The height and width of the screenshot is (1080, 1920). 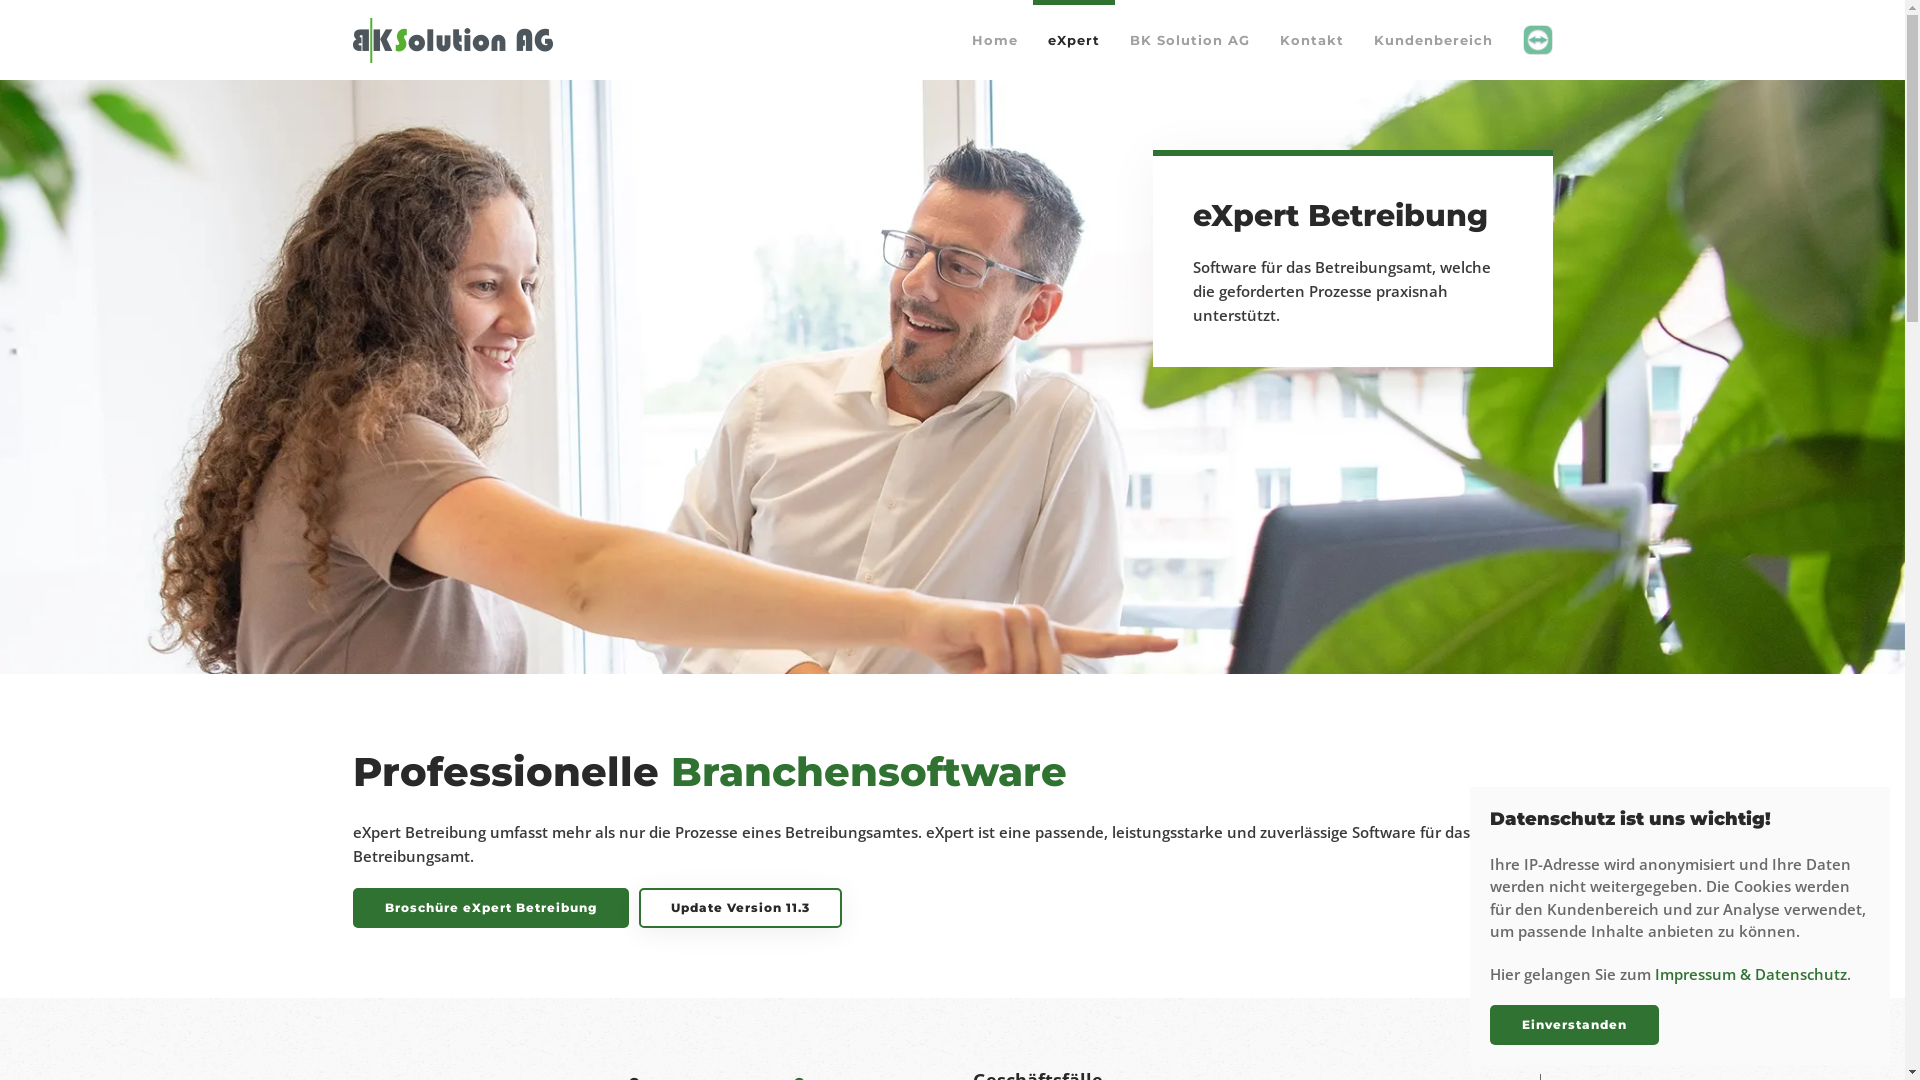 I want to click on 'Impressum & Datenschutz', so click(x=1750, y=973).